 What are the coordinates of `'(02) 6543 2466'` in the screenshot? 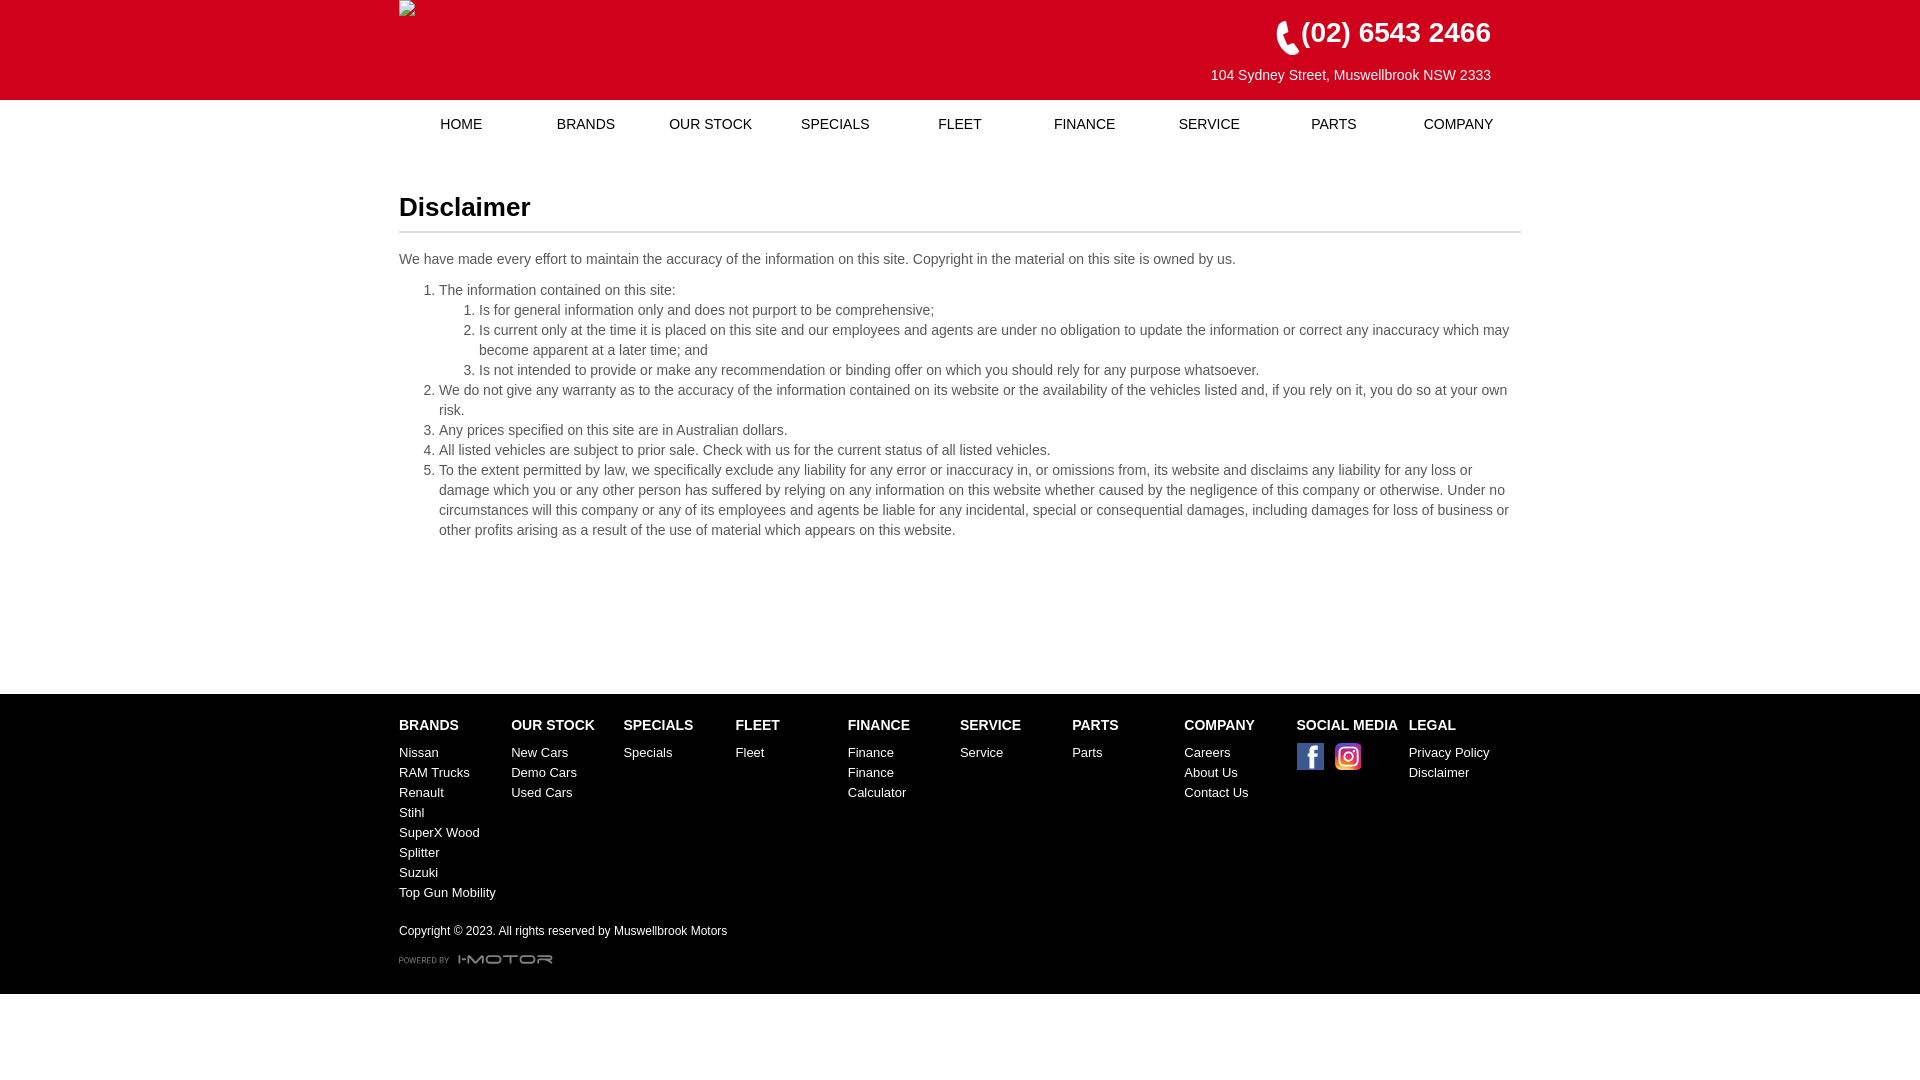 It's located at (1373, 33).